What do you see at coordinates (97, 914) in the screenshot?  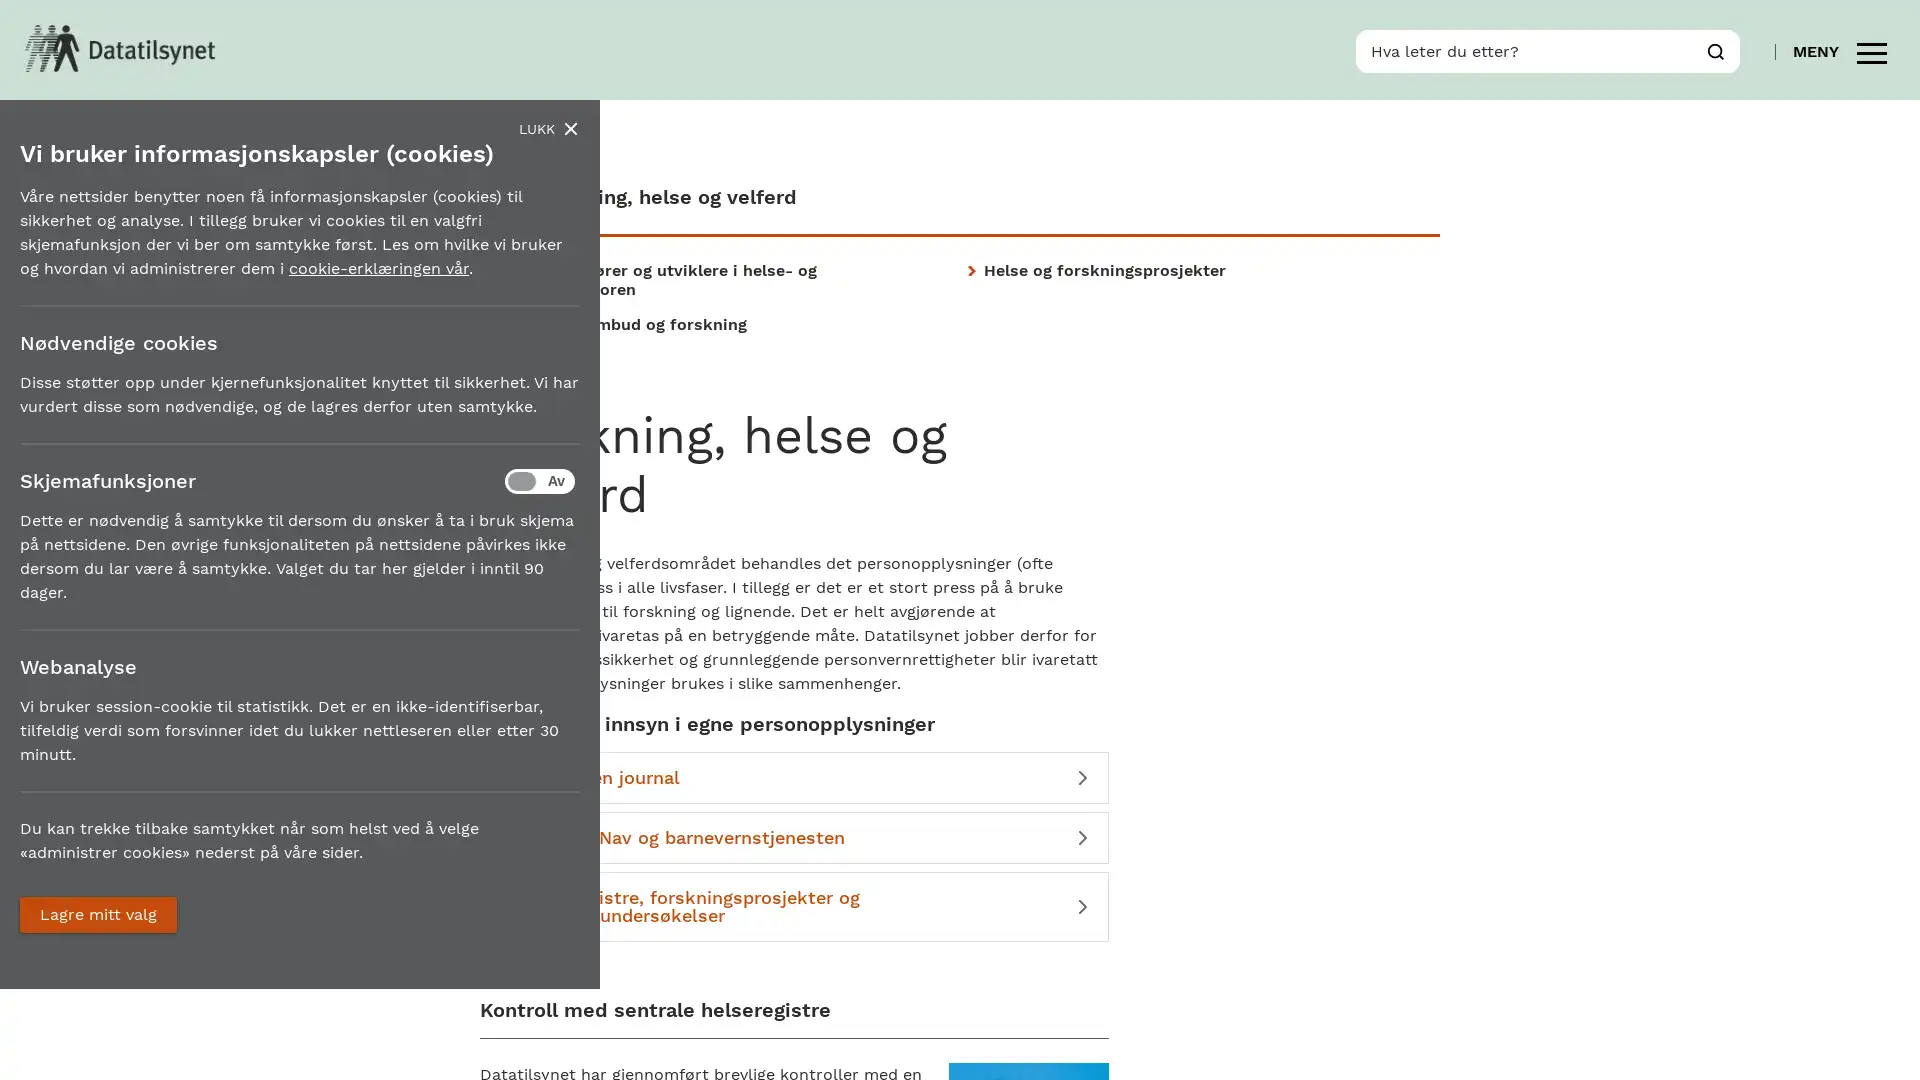 I see `Lagre mitt valg` at bounding box center [97, 914].